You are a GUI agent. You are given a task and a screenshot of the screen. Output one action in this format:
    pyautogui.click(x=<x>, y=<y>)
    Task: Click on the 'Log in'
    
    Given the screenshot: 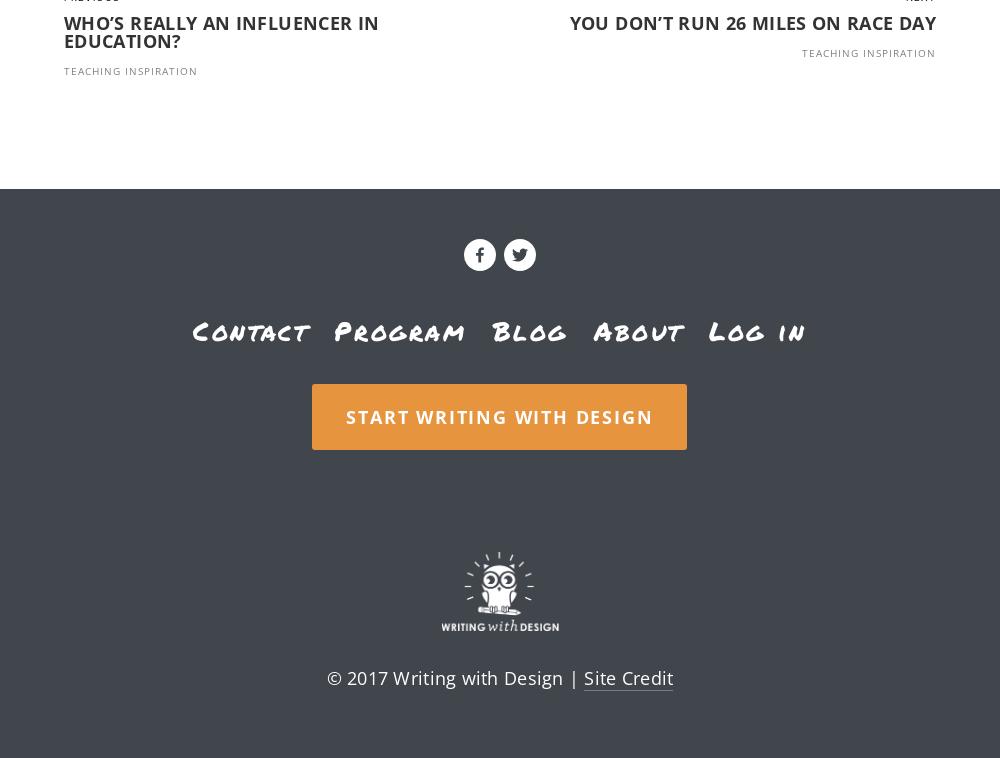 What is the action you would take?
    pyautogui.click(x=757, y=330)
    